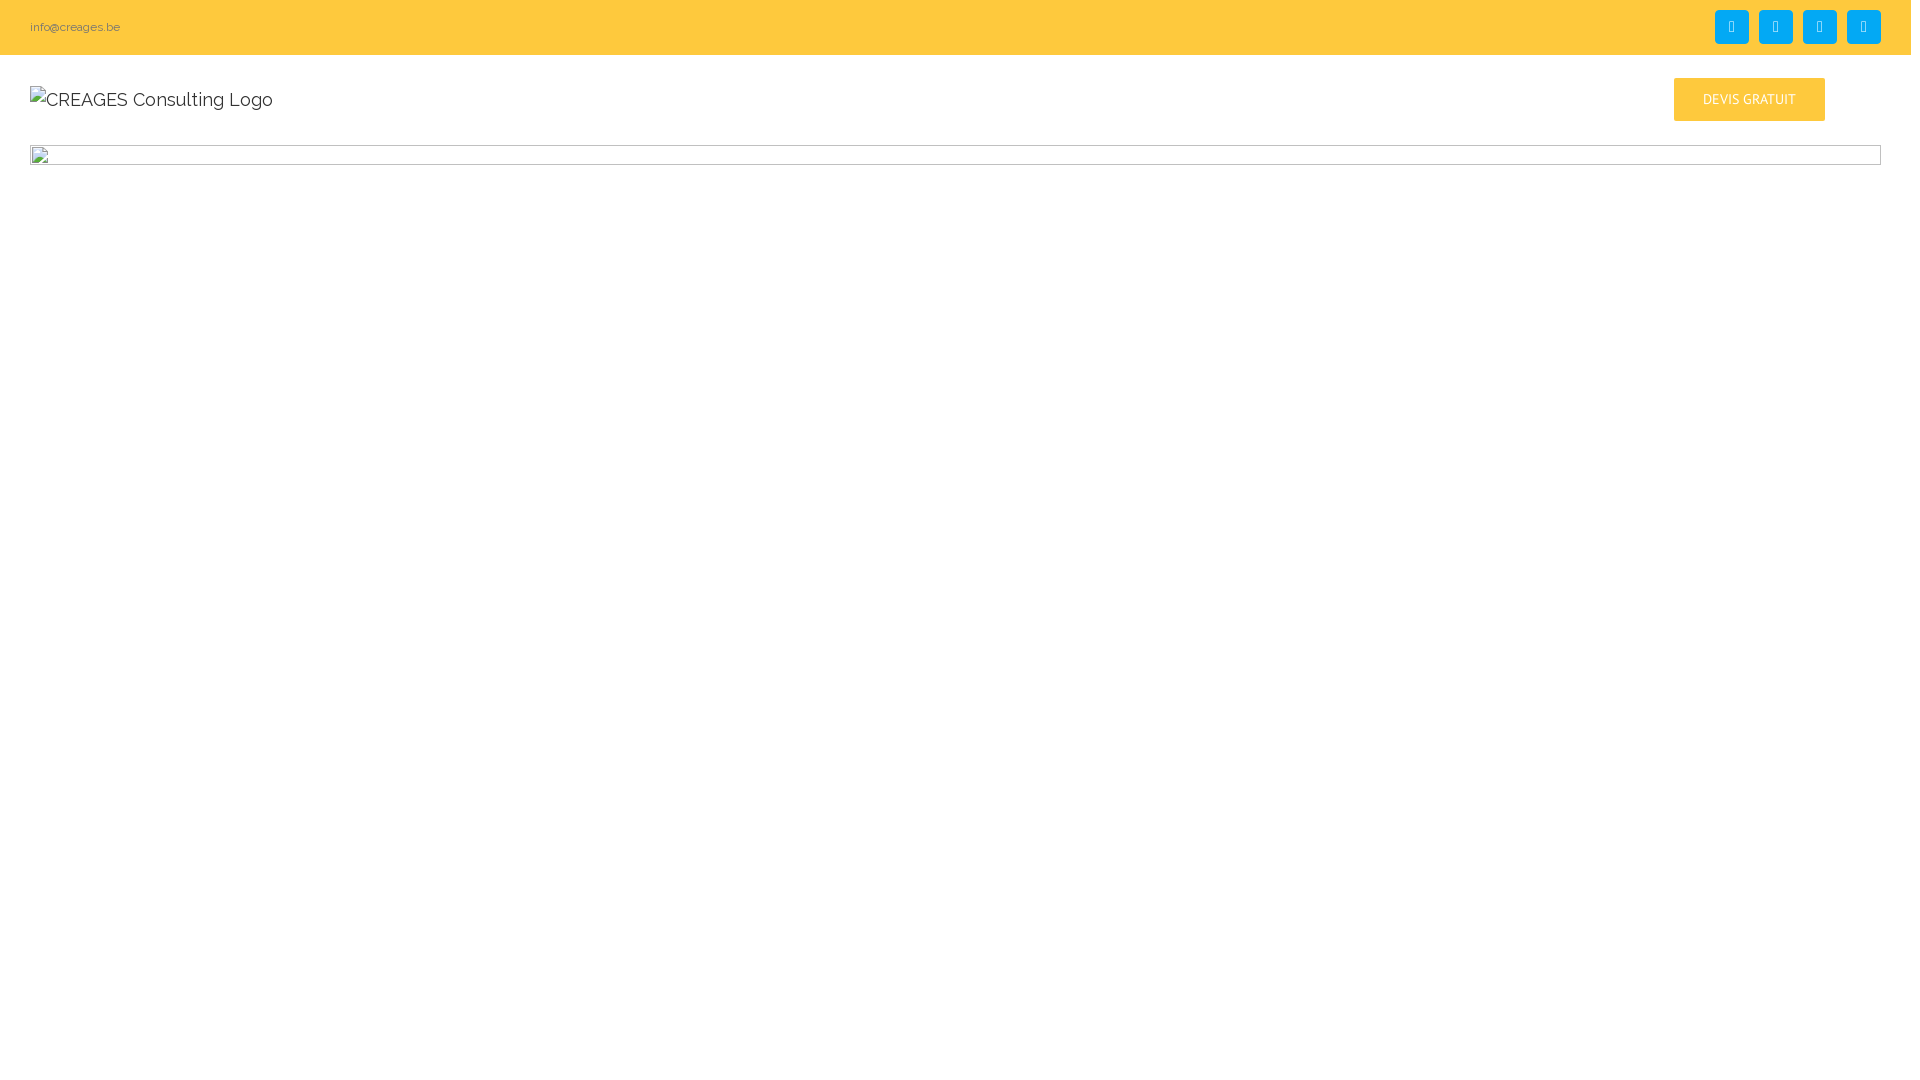 This screenshot has height=1080, width=1920. I want to click on 'COM DIGITALE', so click(1412, 97).